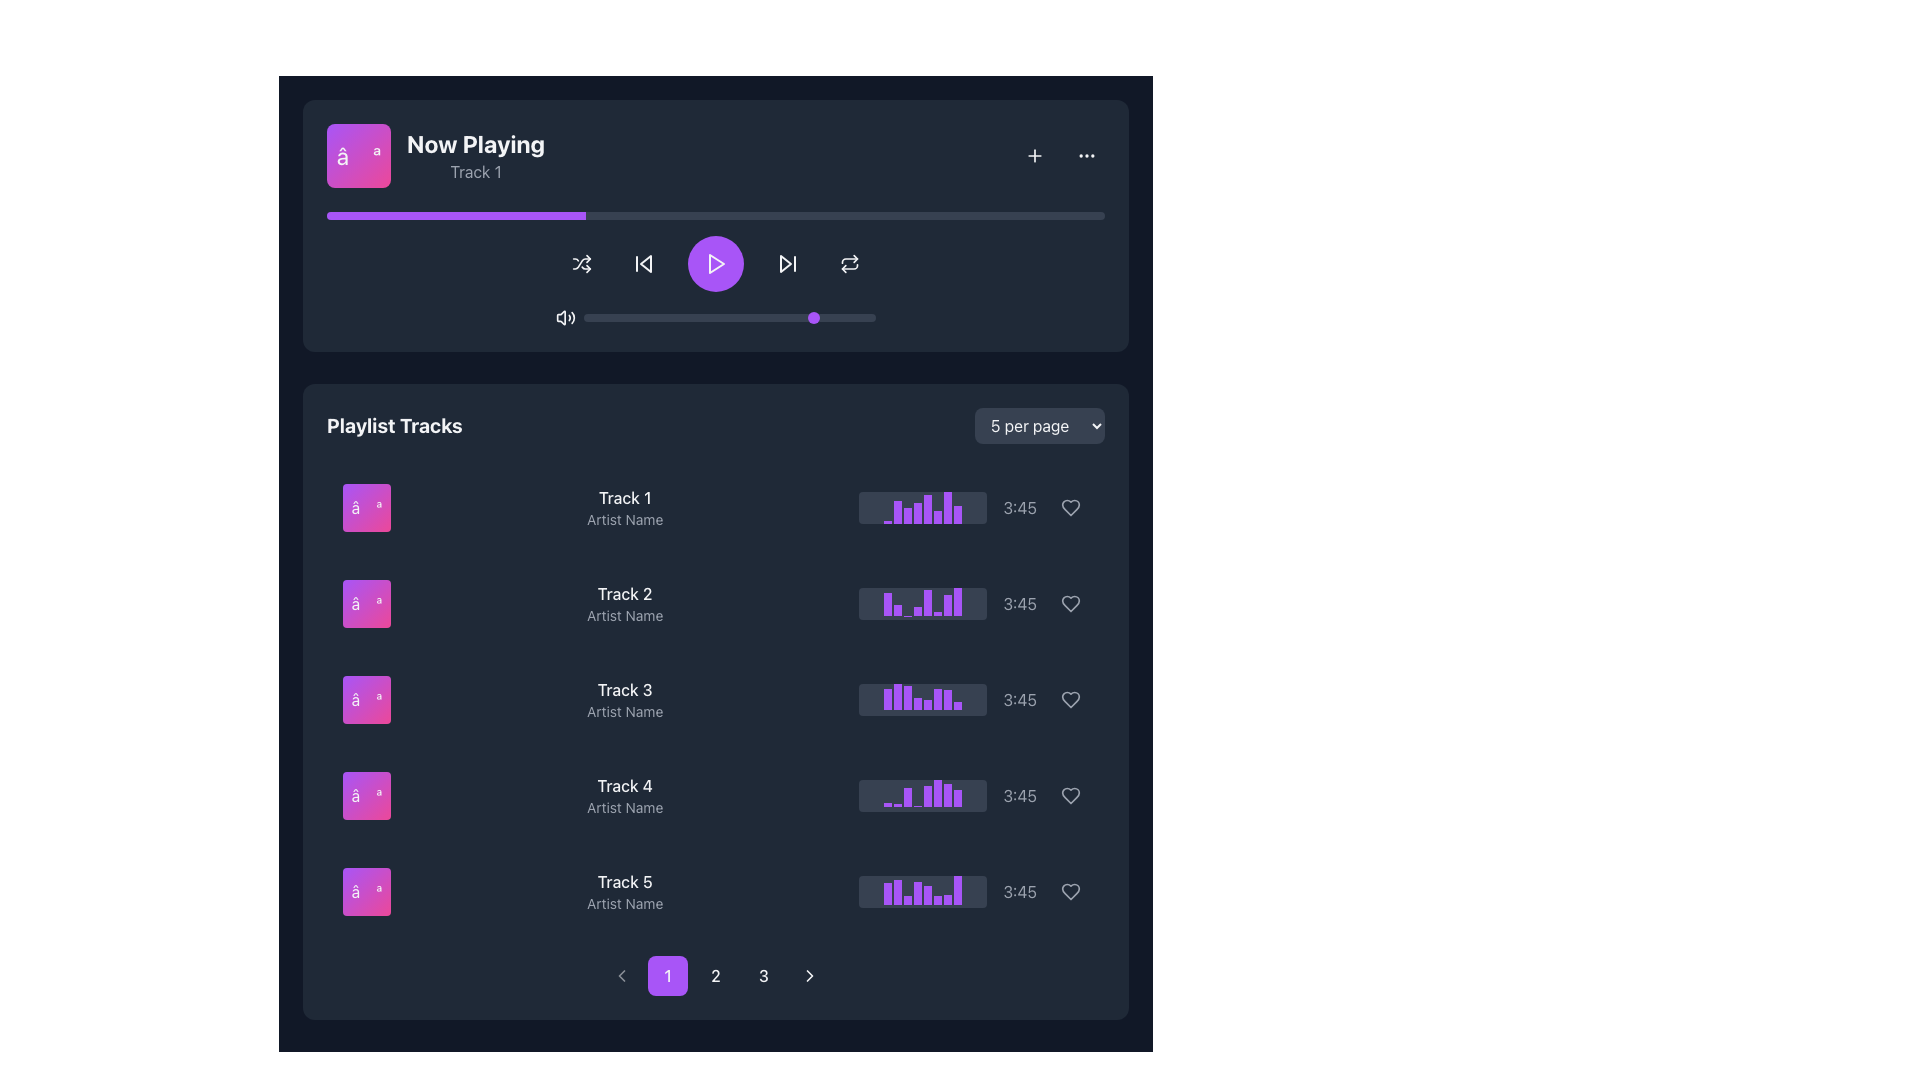 The height and width of the screenshot is (1080, 1920). I want to click on the sixth vertical purple bar in the horizontal bar chart located to the right of the playlist row for 'Track 4', so click(937, 792).